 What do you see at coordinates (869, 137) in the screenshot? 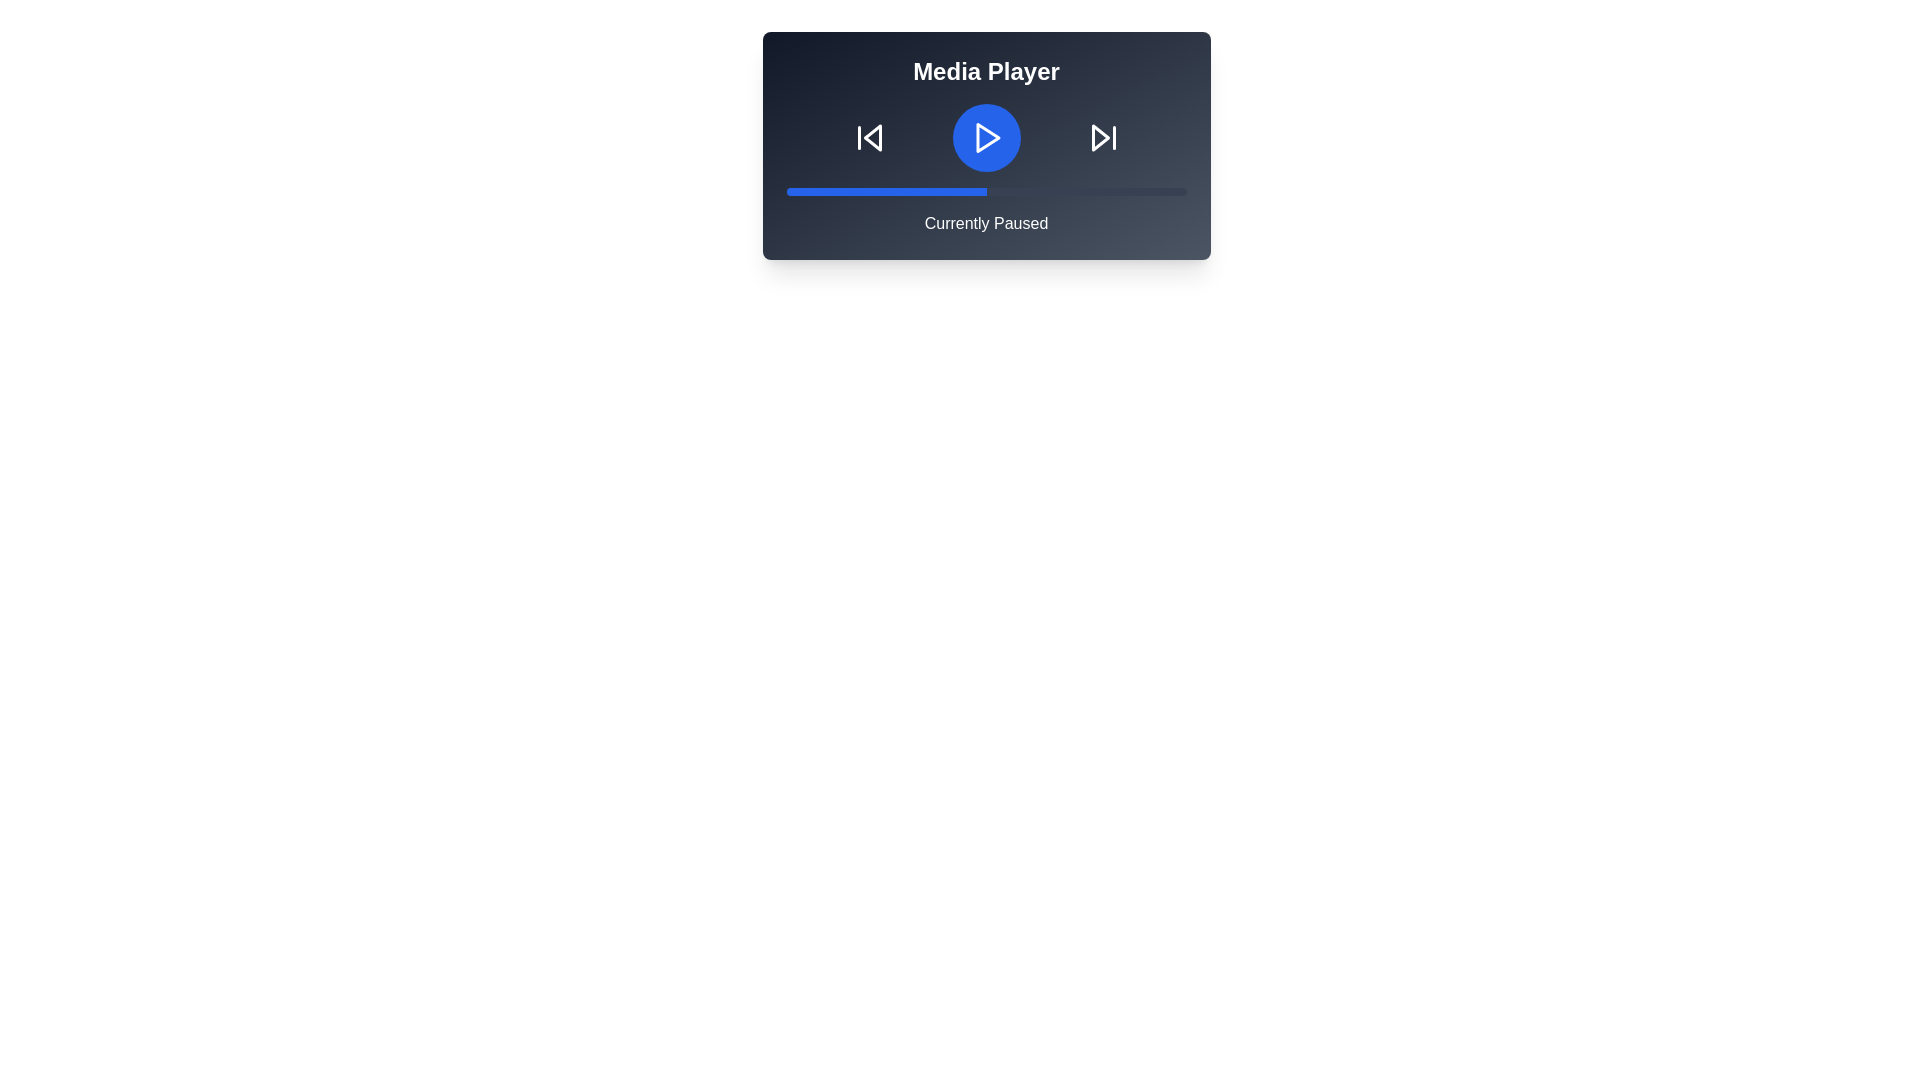
I see `the 'Skip Back' button to skip to the previous track` at bounding box center [869, 137].